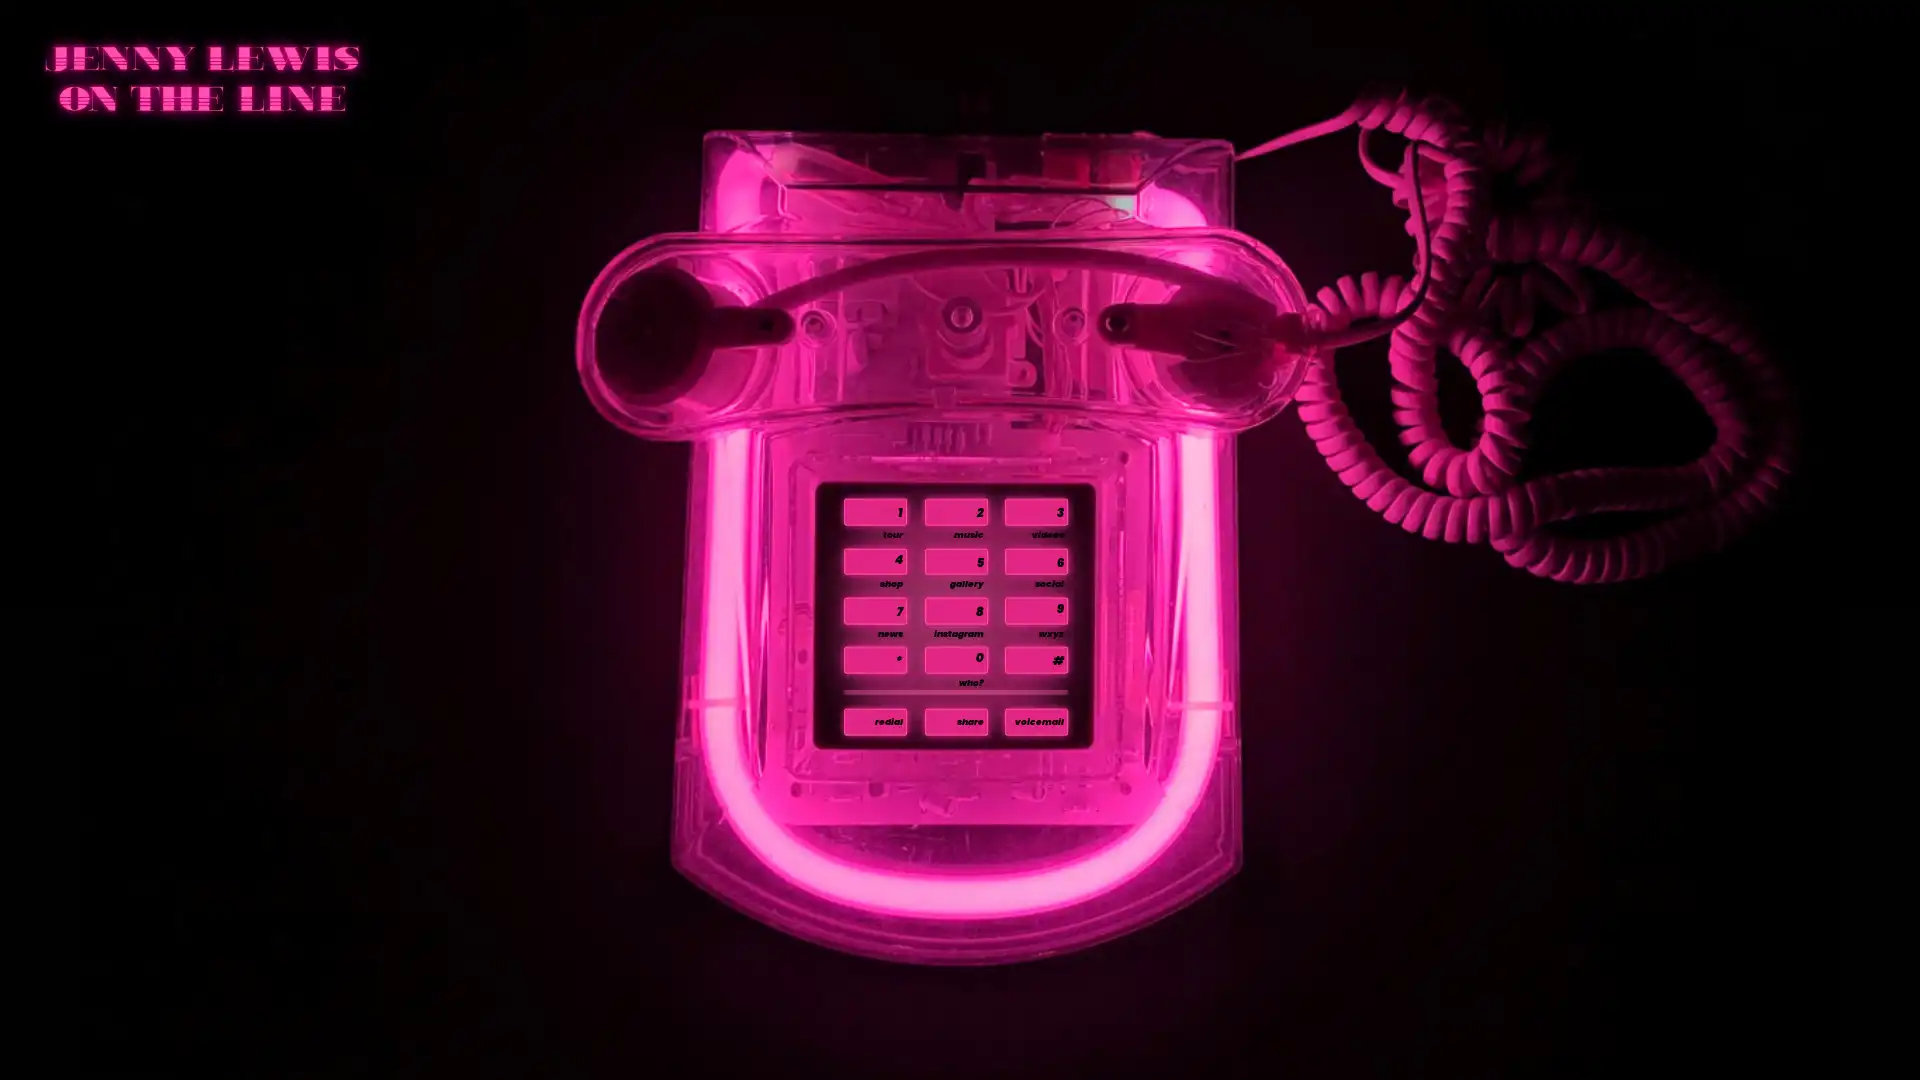  What do you see at coordinates (954, 609) in the screenshot?
I see `8 instagram` at bounding box center [954, 609].